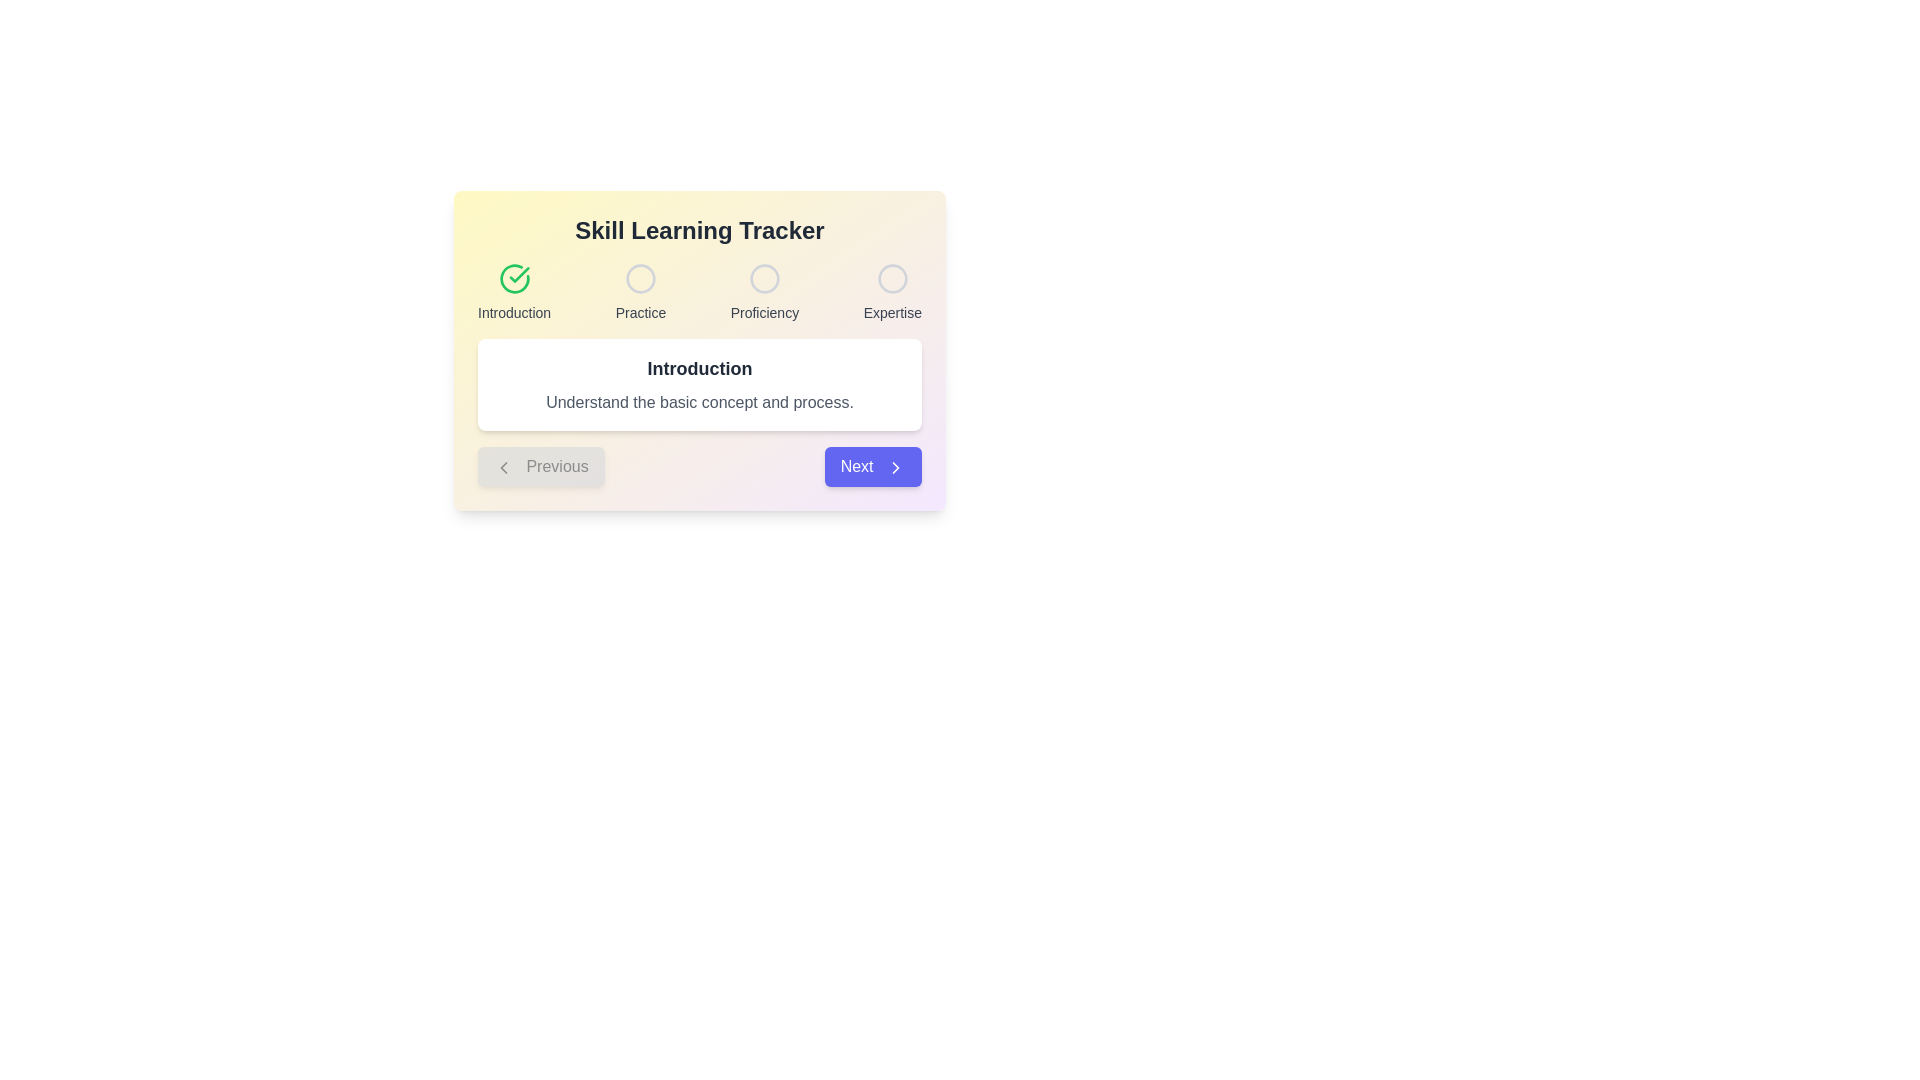 The width and height of the screenshot is (1920, 1080). Describe the element at coordinates (891, 278) in the screenshot. I see `the unfilled circular icon representing the last step in the 'Skill Learning Tracker' progression, located in the top-right section of the cluster of four icons` at that location.